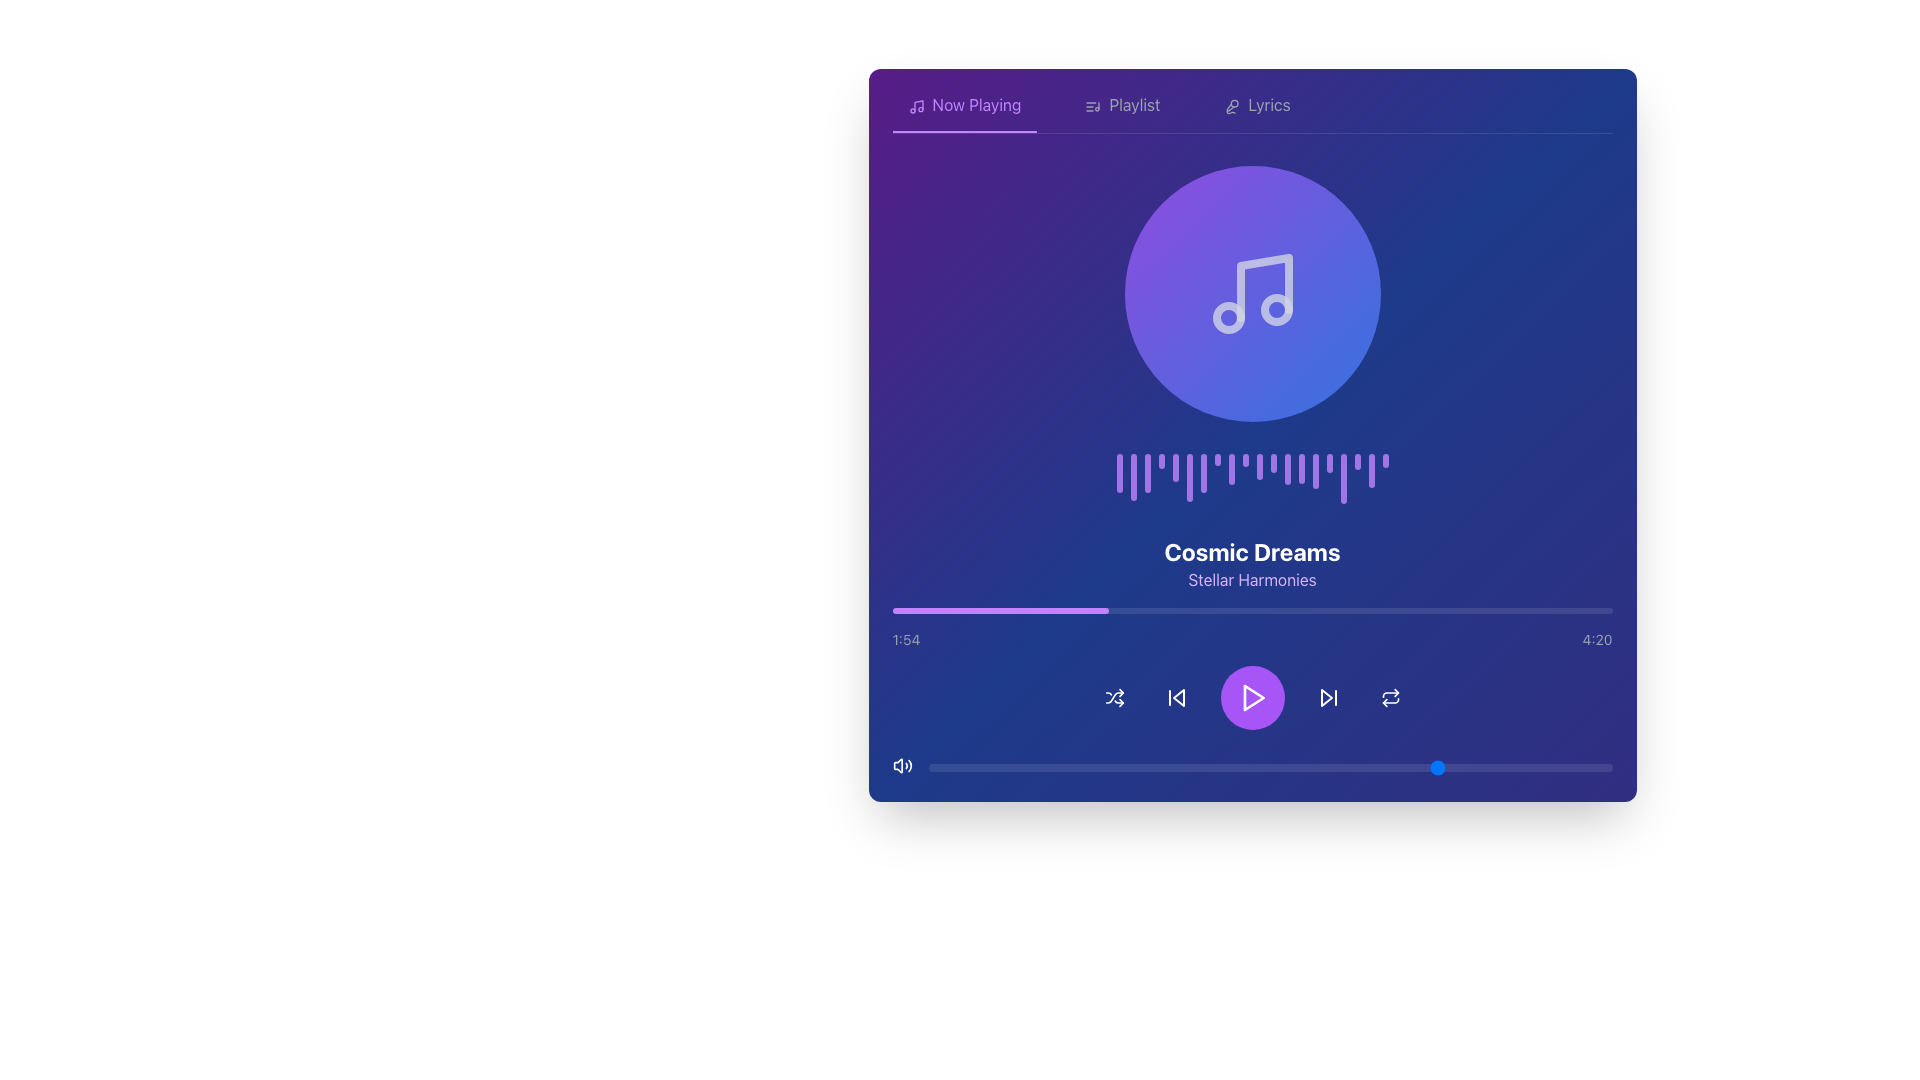  I want to click on the primary title text label indicating the name of a music track or album, positioned above the smaller text label 'Stellar Harmonies', so click(1251, 551).